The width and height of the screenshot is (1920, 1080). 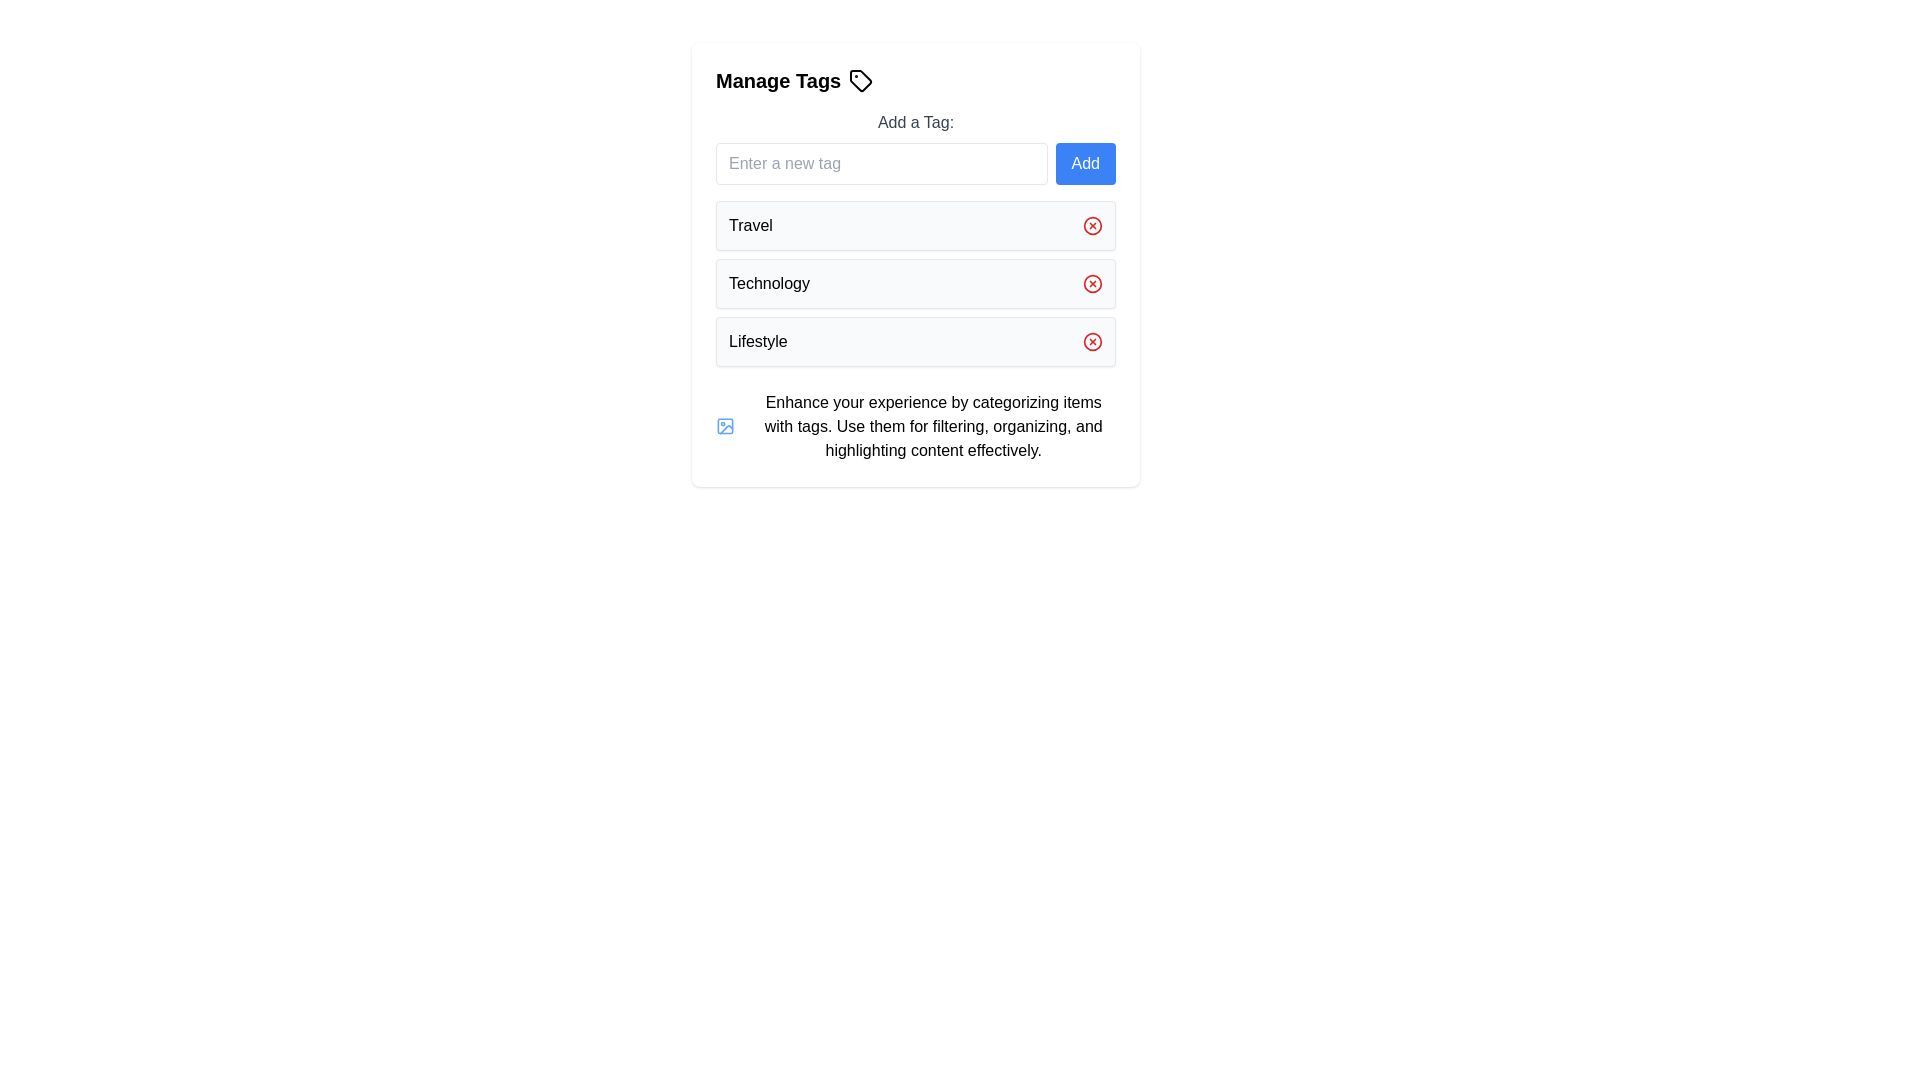 I want to click on the circular Icon button associated with the 'Travel' item, so click(x=1092, y=225).